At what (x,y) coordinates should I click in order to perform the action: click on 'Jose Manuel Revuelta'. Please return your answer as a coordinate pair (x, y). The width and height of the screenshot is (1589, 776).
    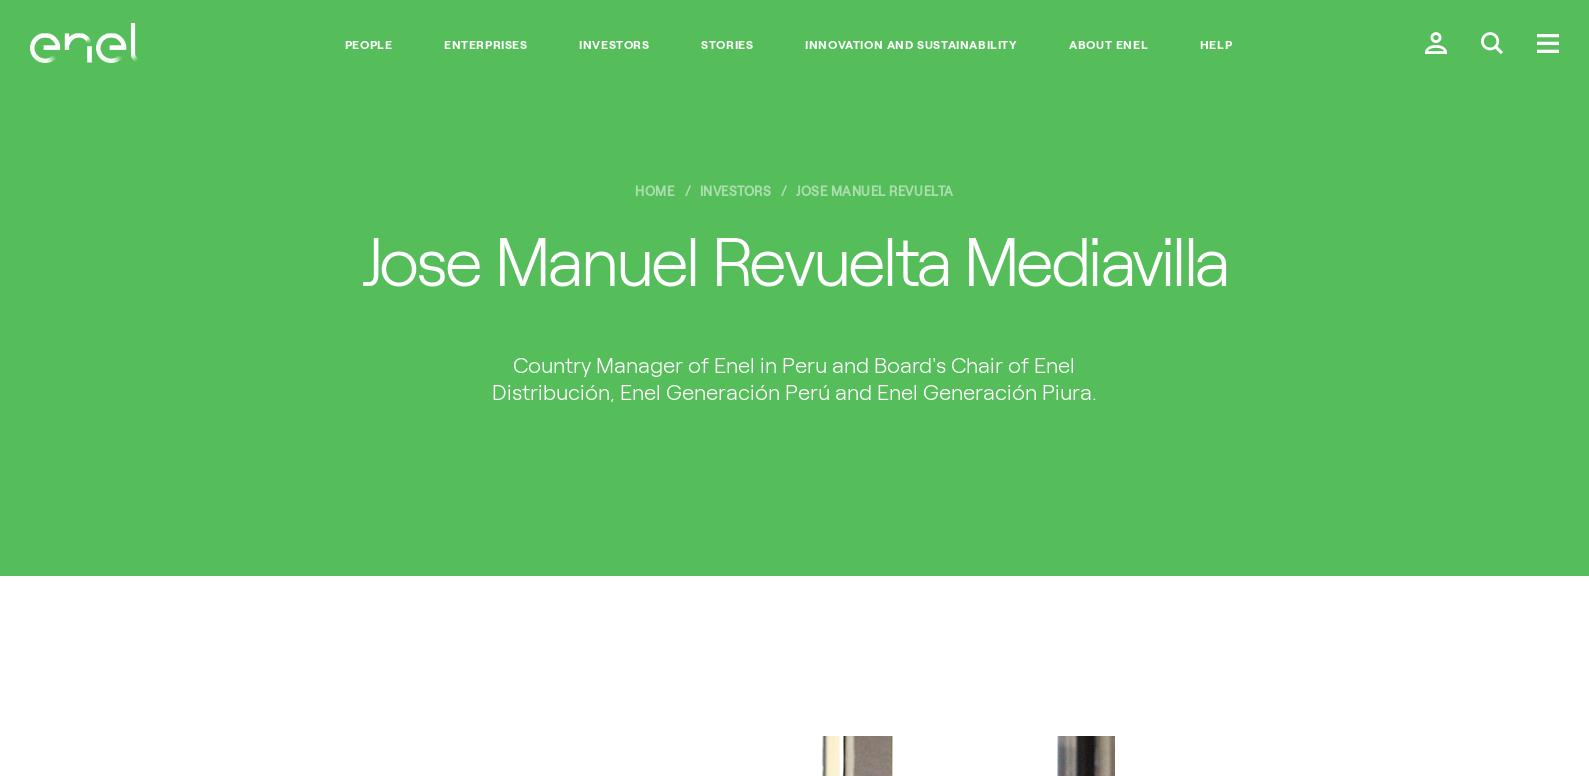
    Looking at the image, I should click on (794, 190).